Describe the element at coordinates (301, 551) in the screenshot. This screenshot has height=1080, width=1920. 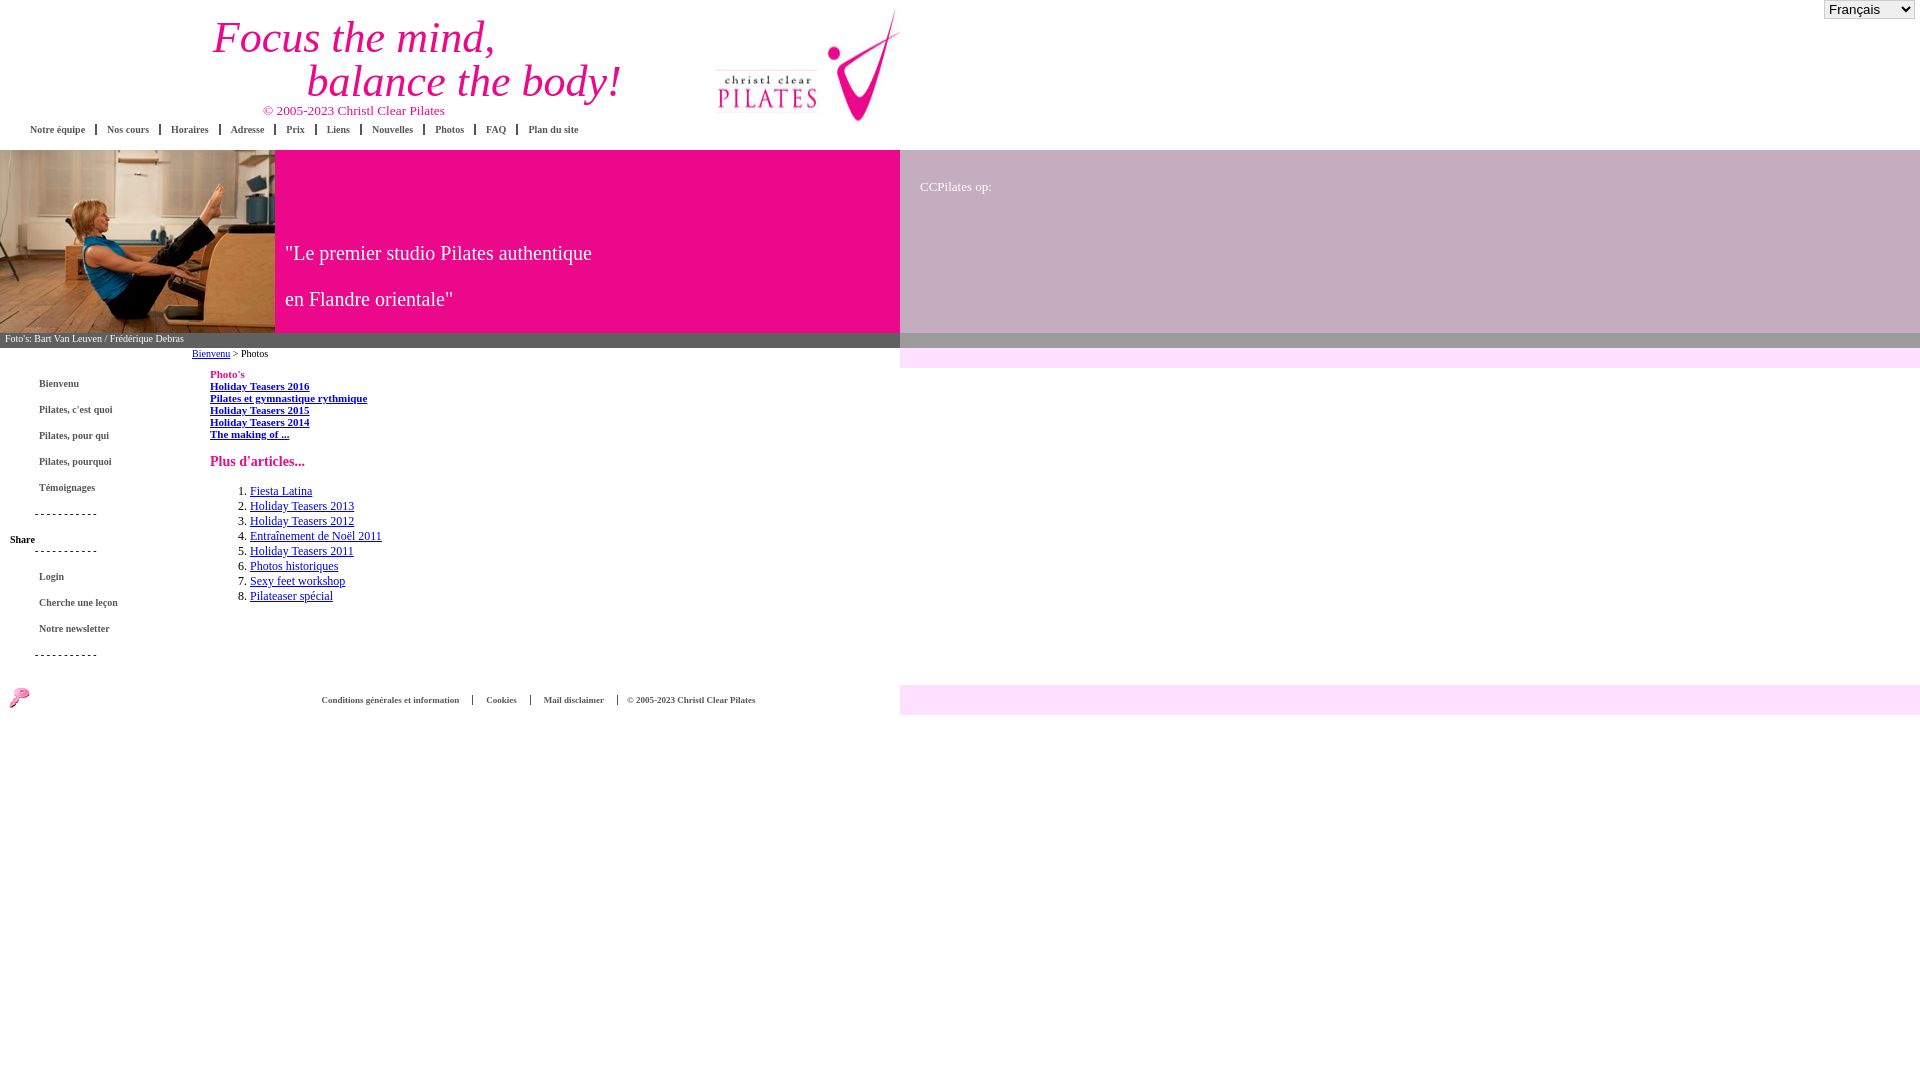
I see `'Holiday Teasers 2011'` at that location.